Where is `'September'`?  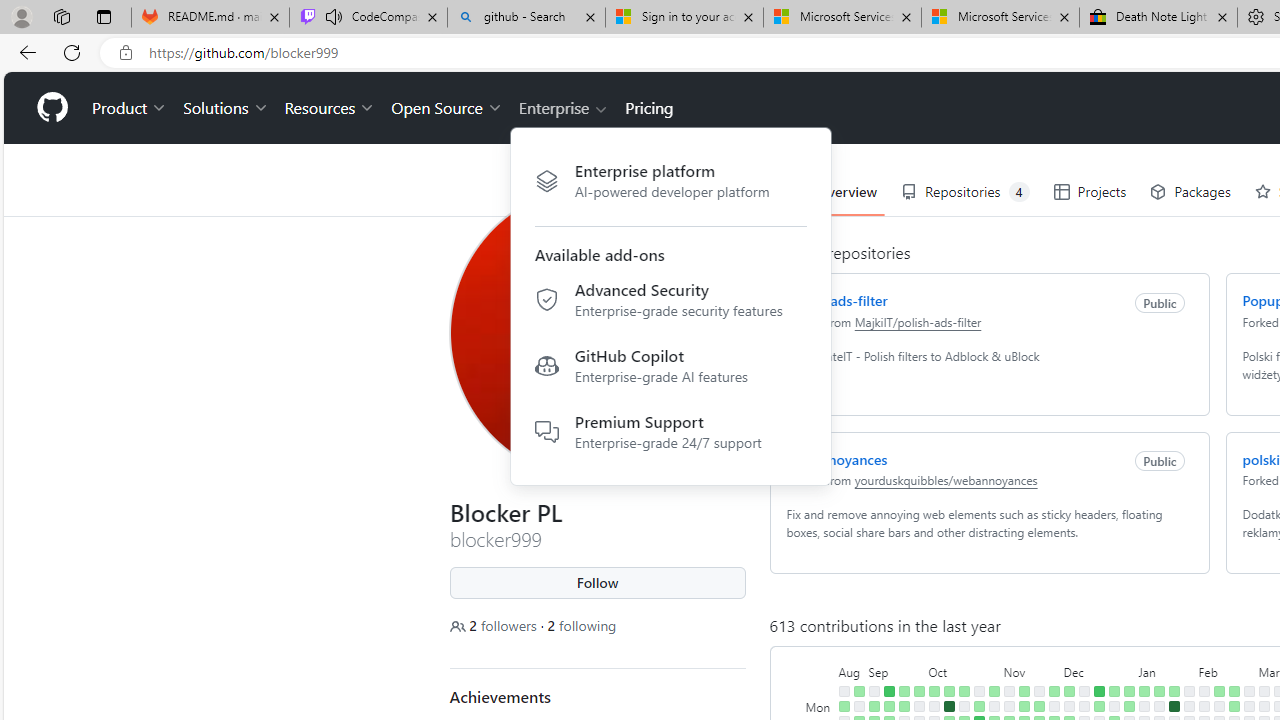
'September' is located at coordinates (895, 670).